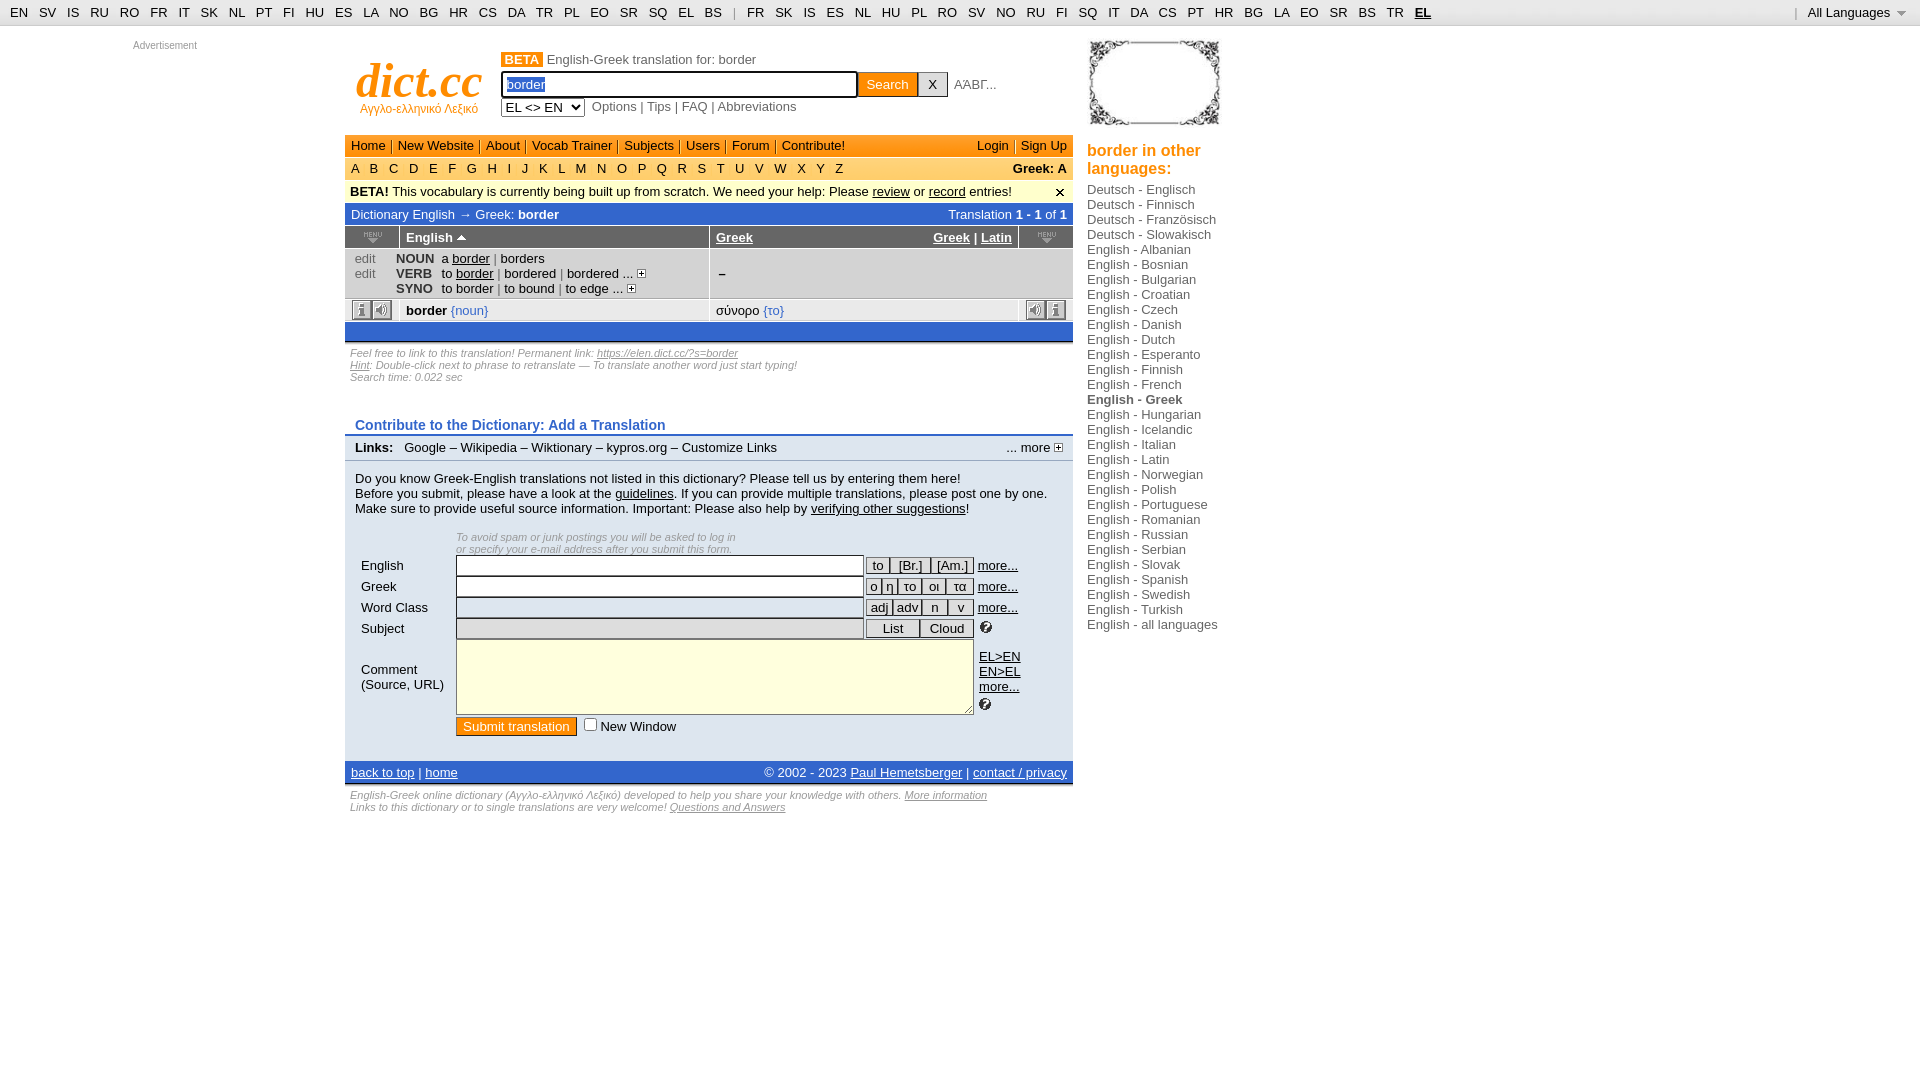  What do you see at coordinates (374, 167) in the screenshot?
I see `'B'` at bounding box center [374, 167].